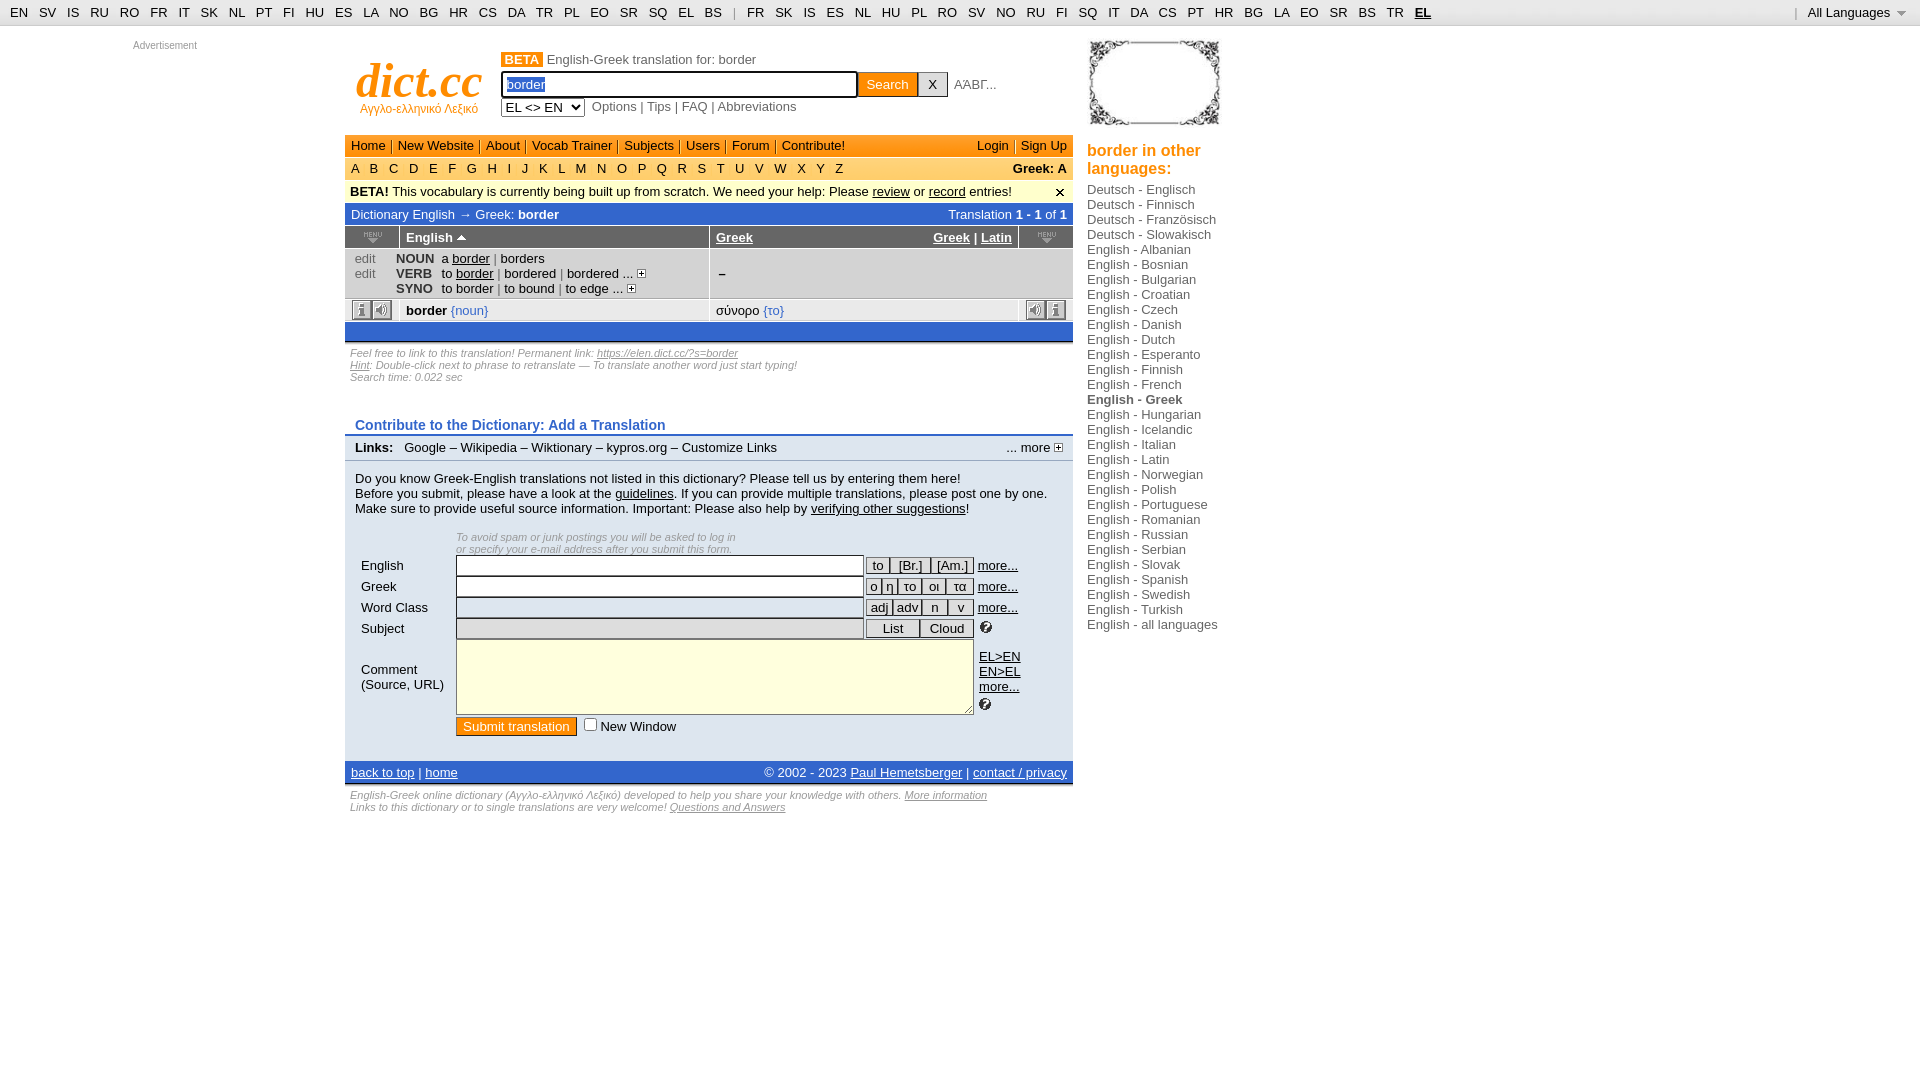  What do you see at coordinates (374, 167) in the screenshot?
I see `'B'` at bounding box center [374, 167].